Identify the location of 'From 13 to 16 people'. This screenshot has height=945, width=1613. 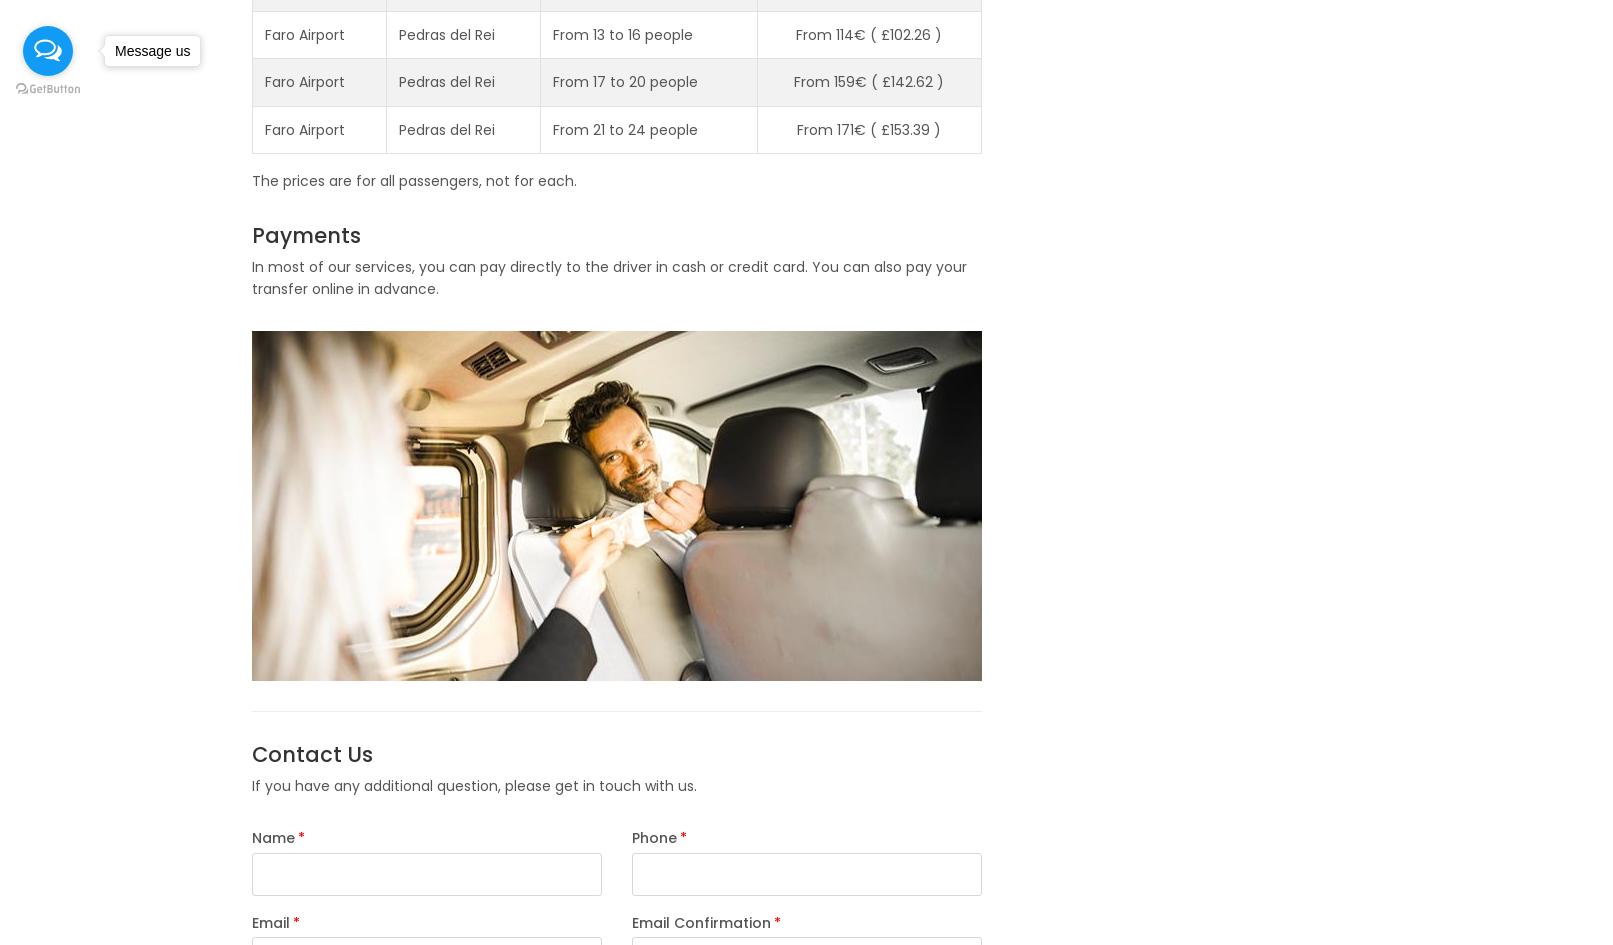
(551, 34).